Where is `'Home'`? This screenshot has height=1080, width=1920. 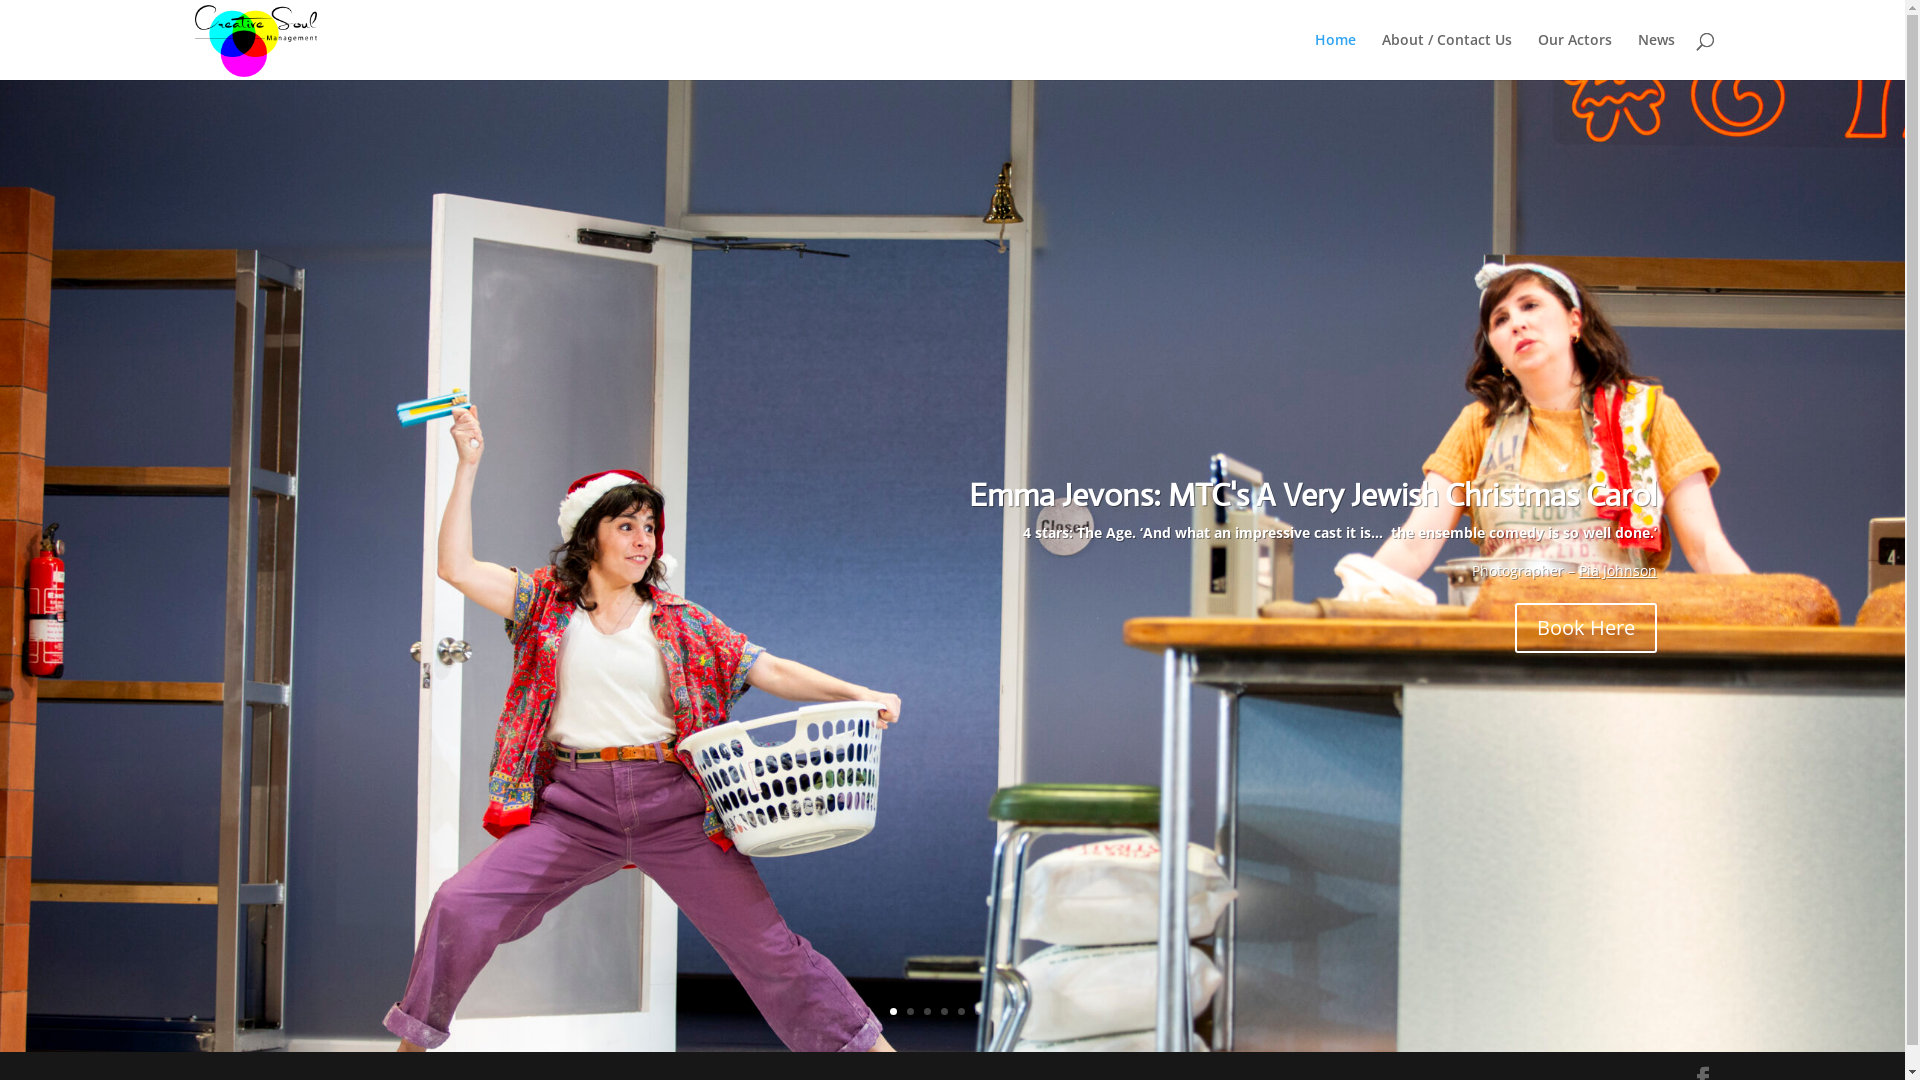
'Home' is located at coordinates (1334, 55).